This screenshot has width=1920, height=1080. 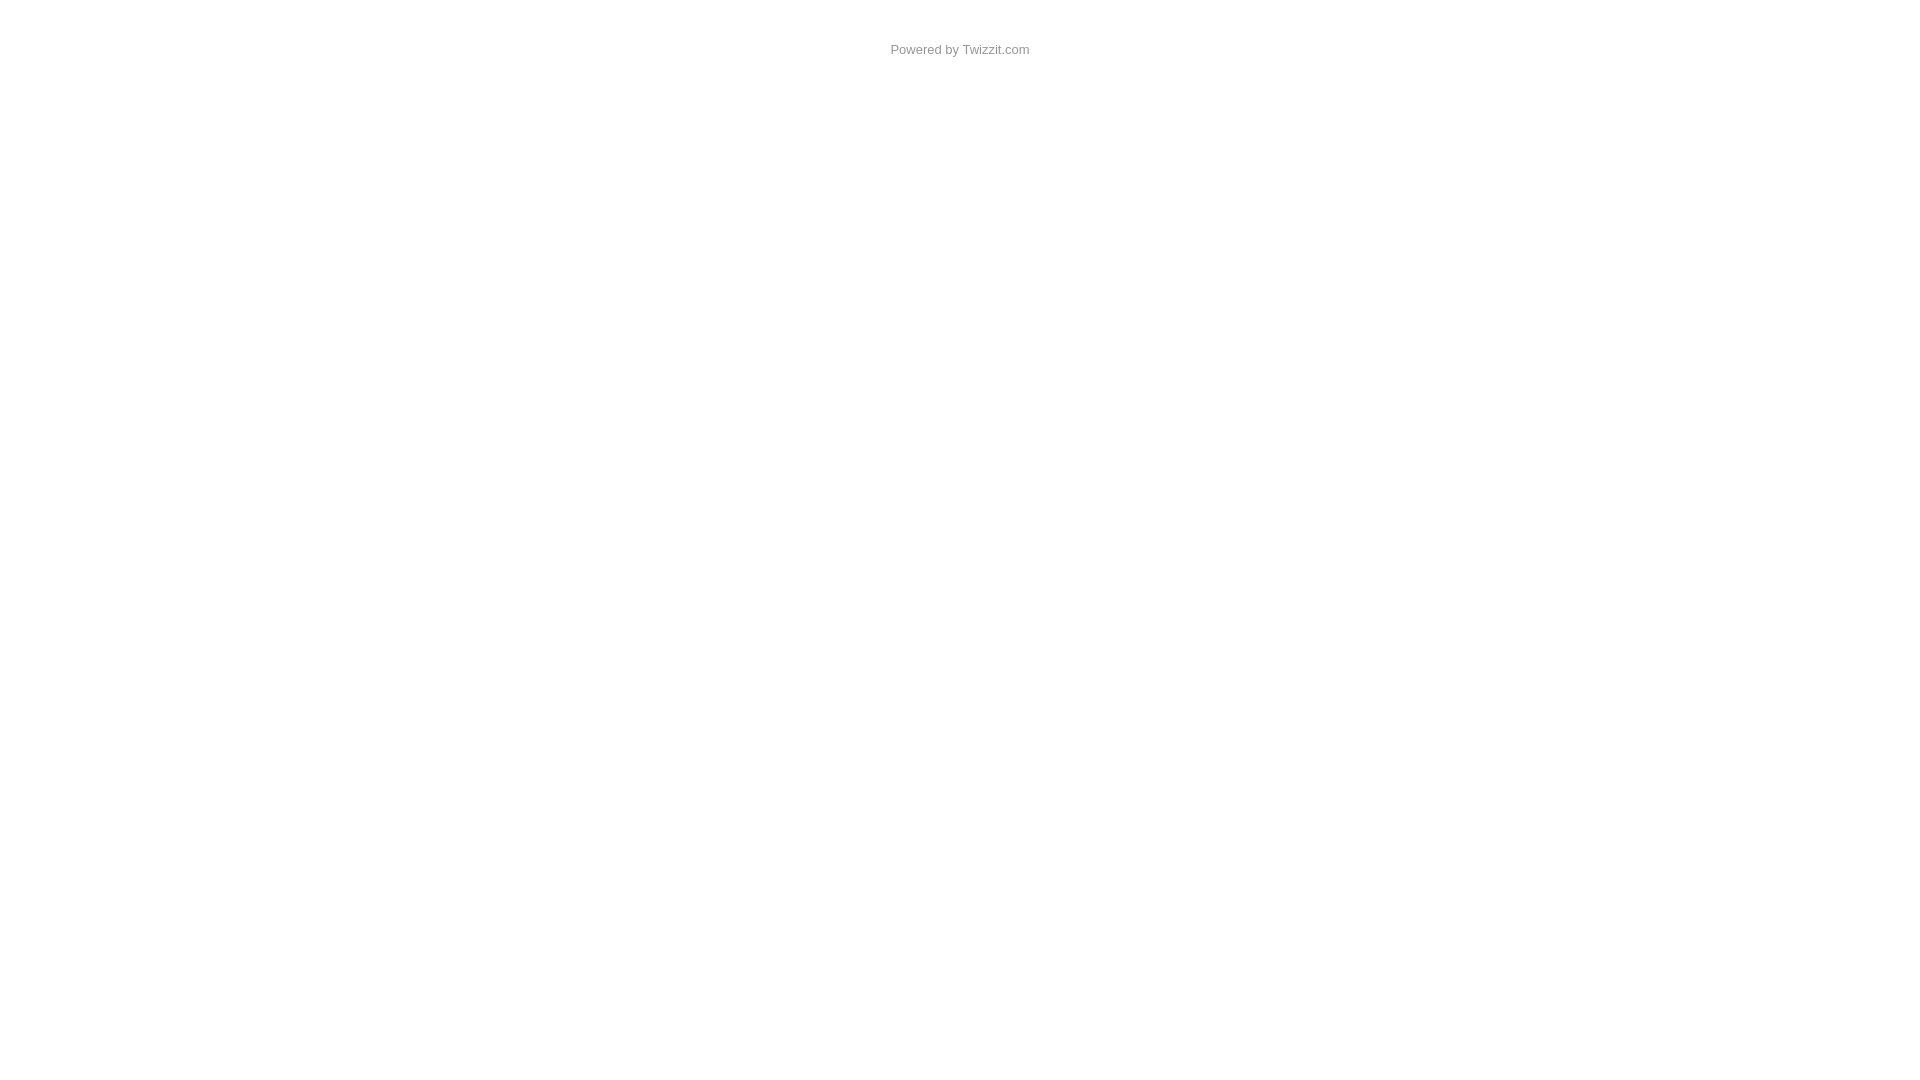 I want to click on 'Twizzit.com', so click(x=961, y=48).